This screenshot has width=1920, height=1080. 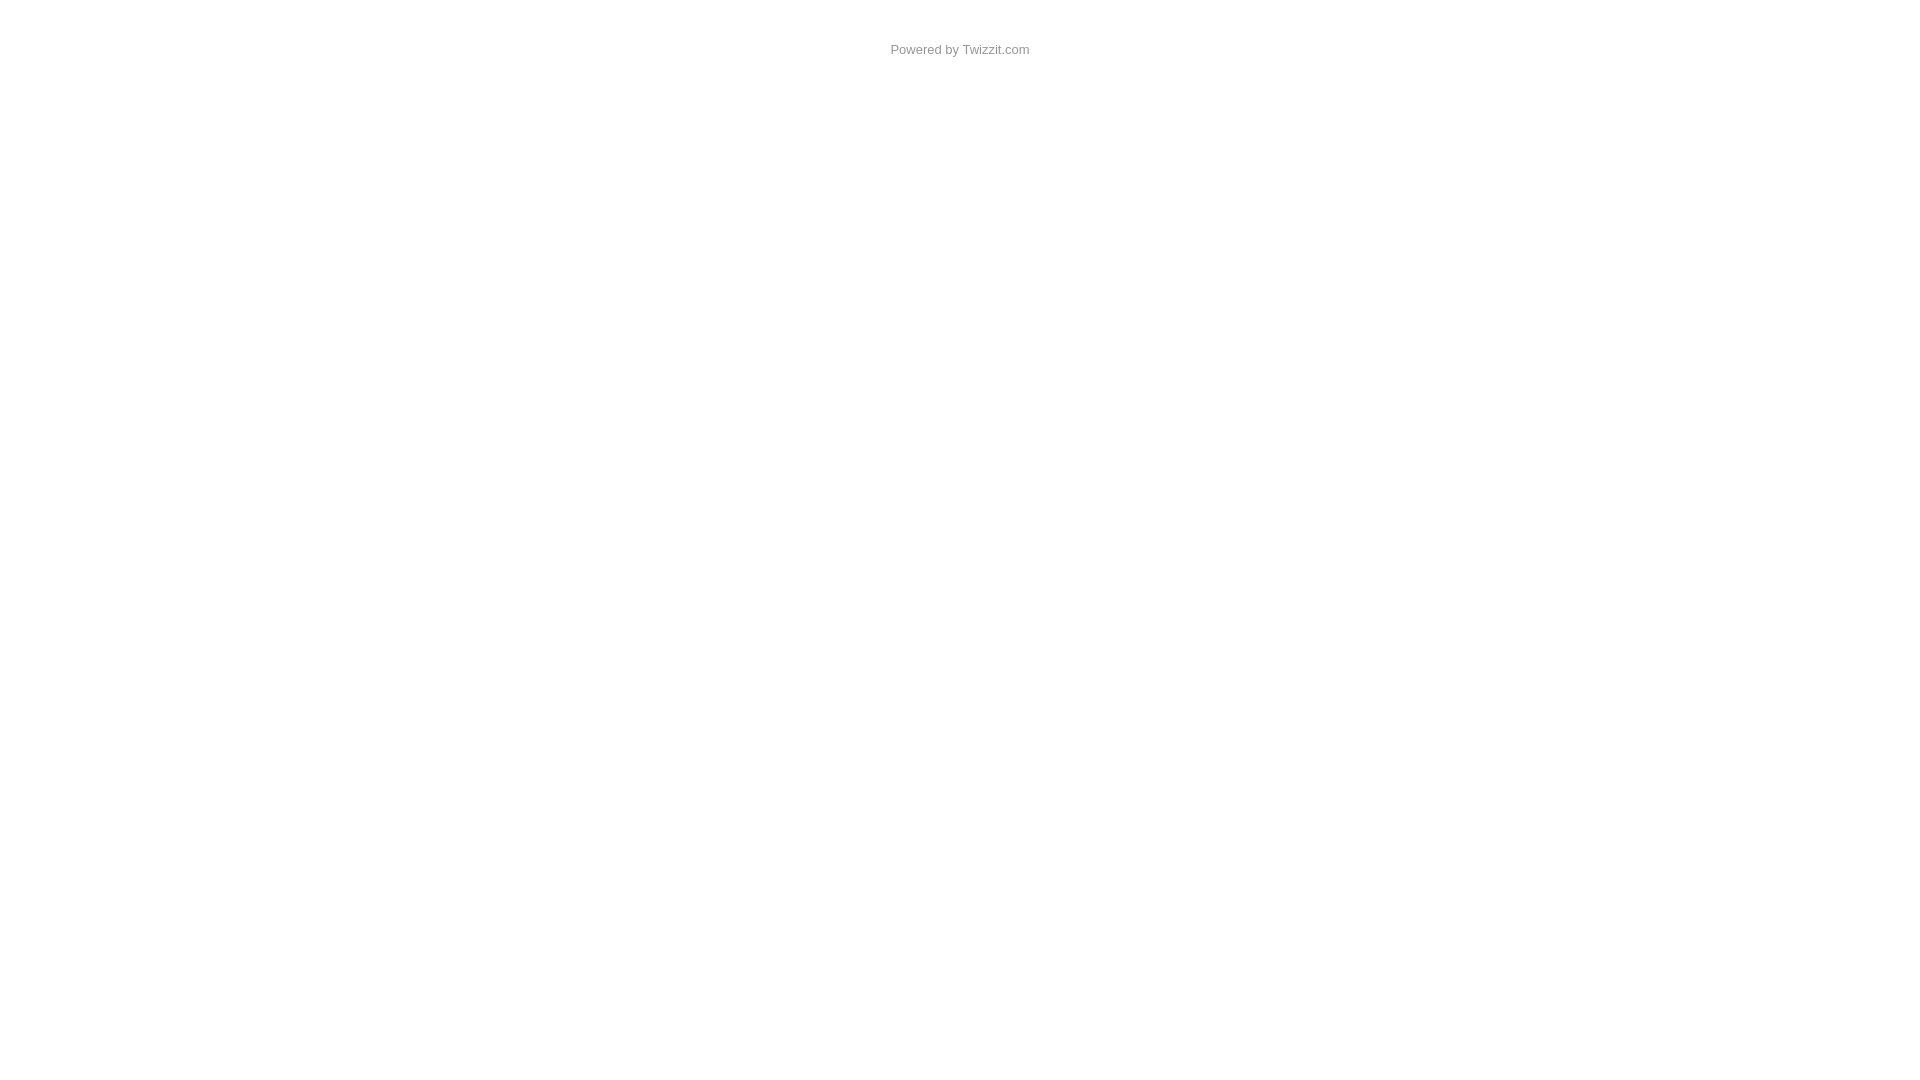 I want to click on 'Twizzit.com', so click(x=961, y=48).